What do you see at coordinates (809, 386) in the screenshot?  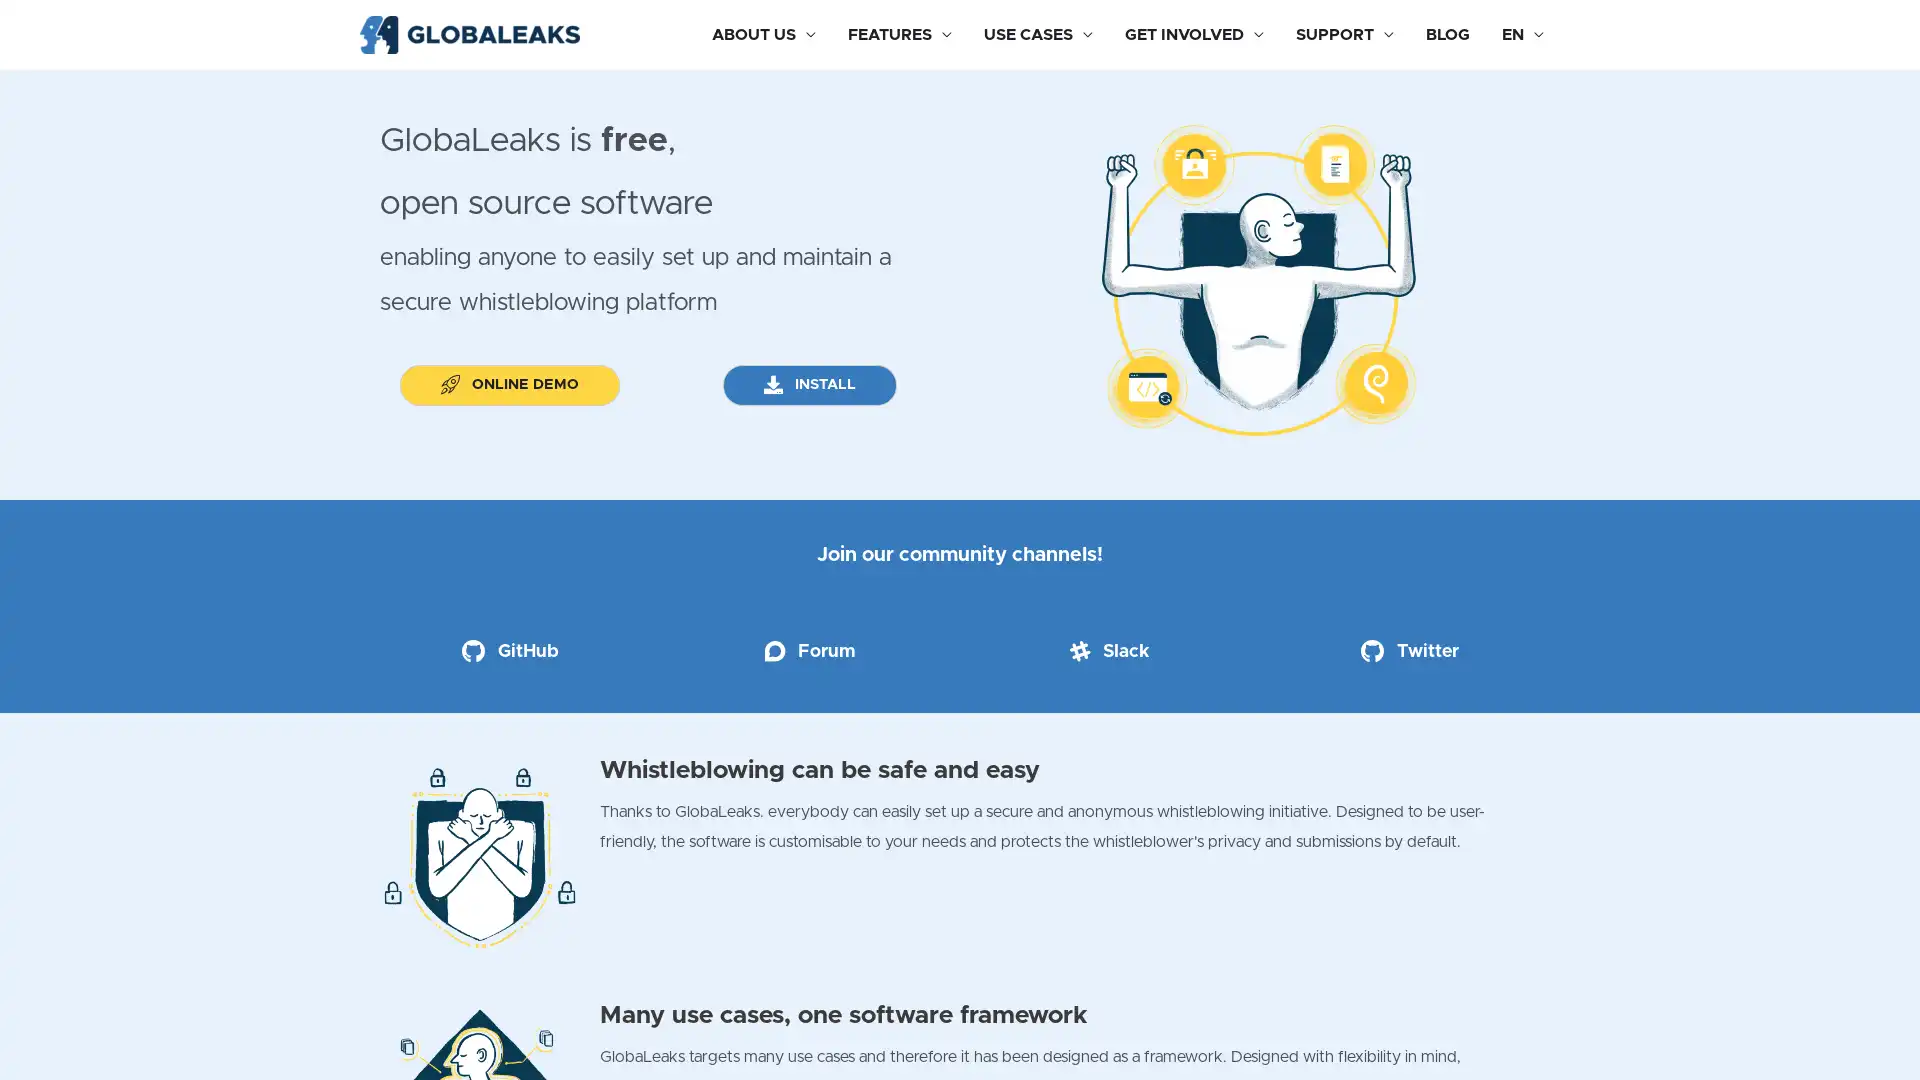 I see `INSTALL` at bounding box center [809, 386].